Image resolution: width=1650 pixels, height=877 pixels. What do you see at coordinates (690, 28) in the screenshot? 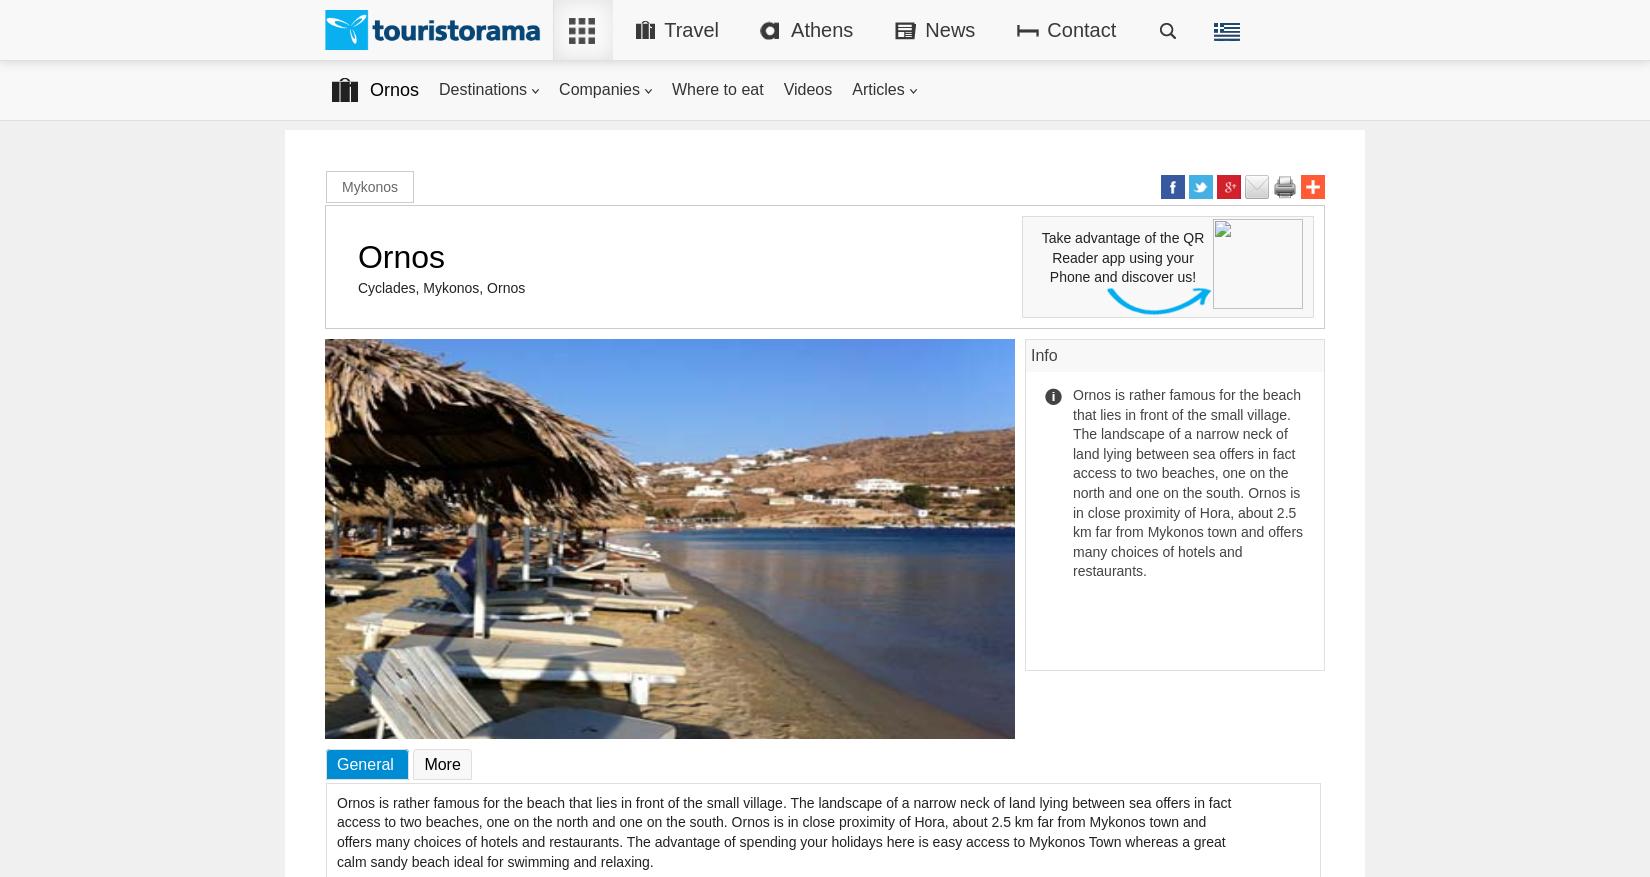
I see `'Travel'` at bounding box center [690, 28].